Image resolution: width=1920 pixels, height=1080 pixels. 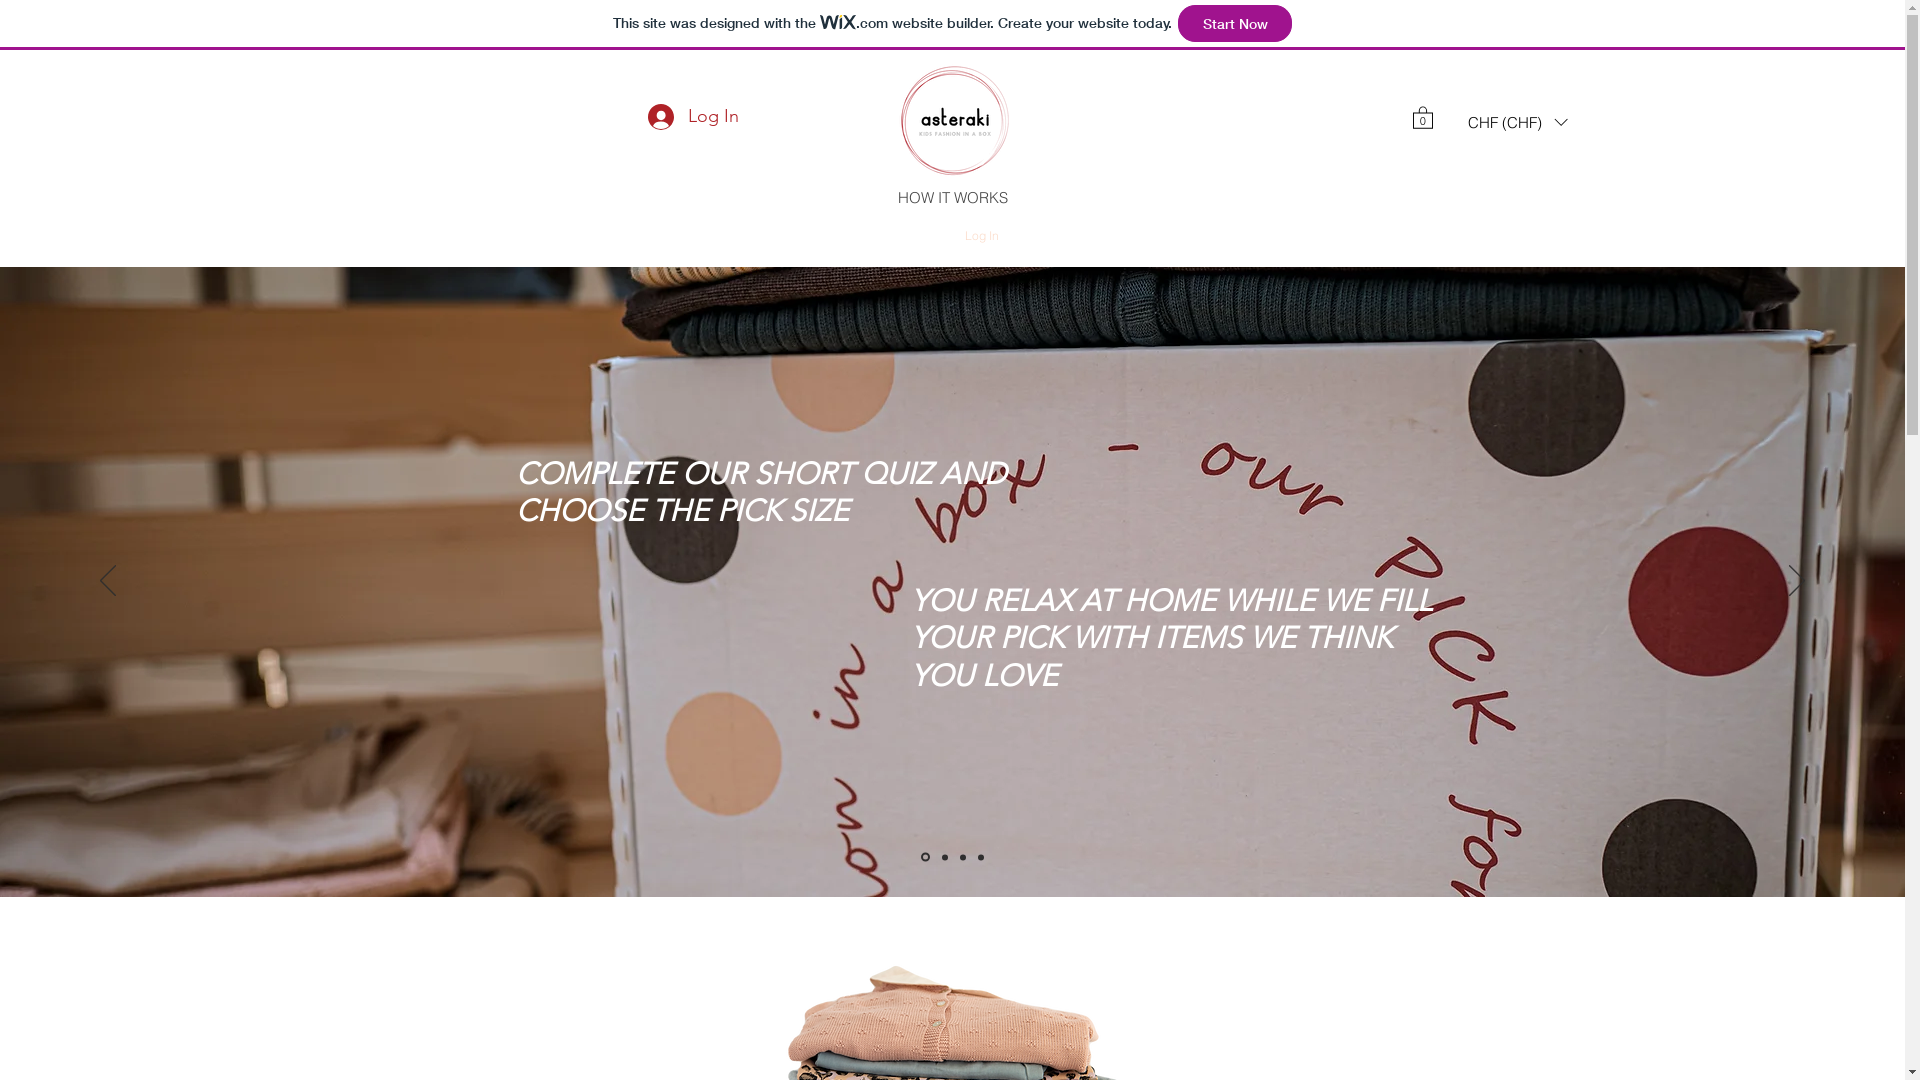 What do you see at coordinates (1454, 122) in the screenshot?
I see `'CHF (CHF)'` at bounding box center [1454, 122].